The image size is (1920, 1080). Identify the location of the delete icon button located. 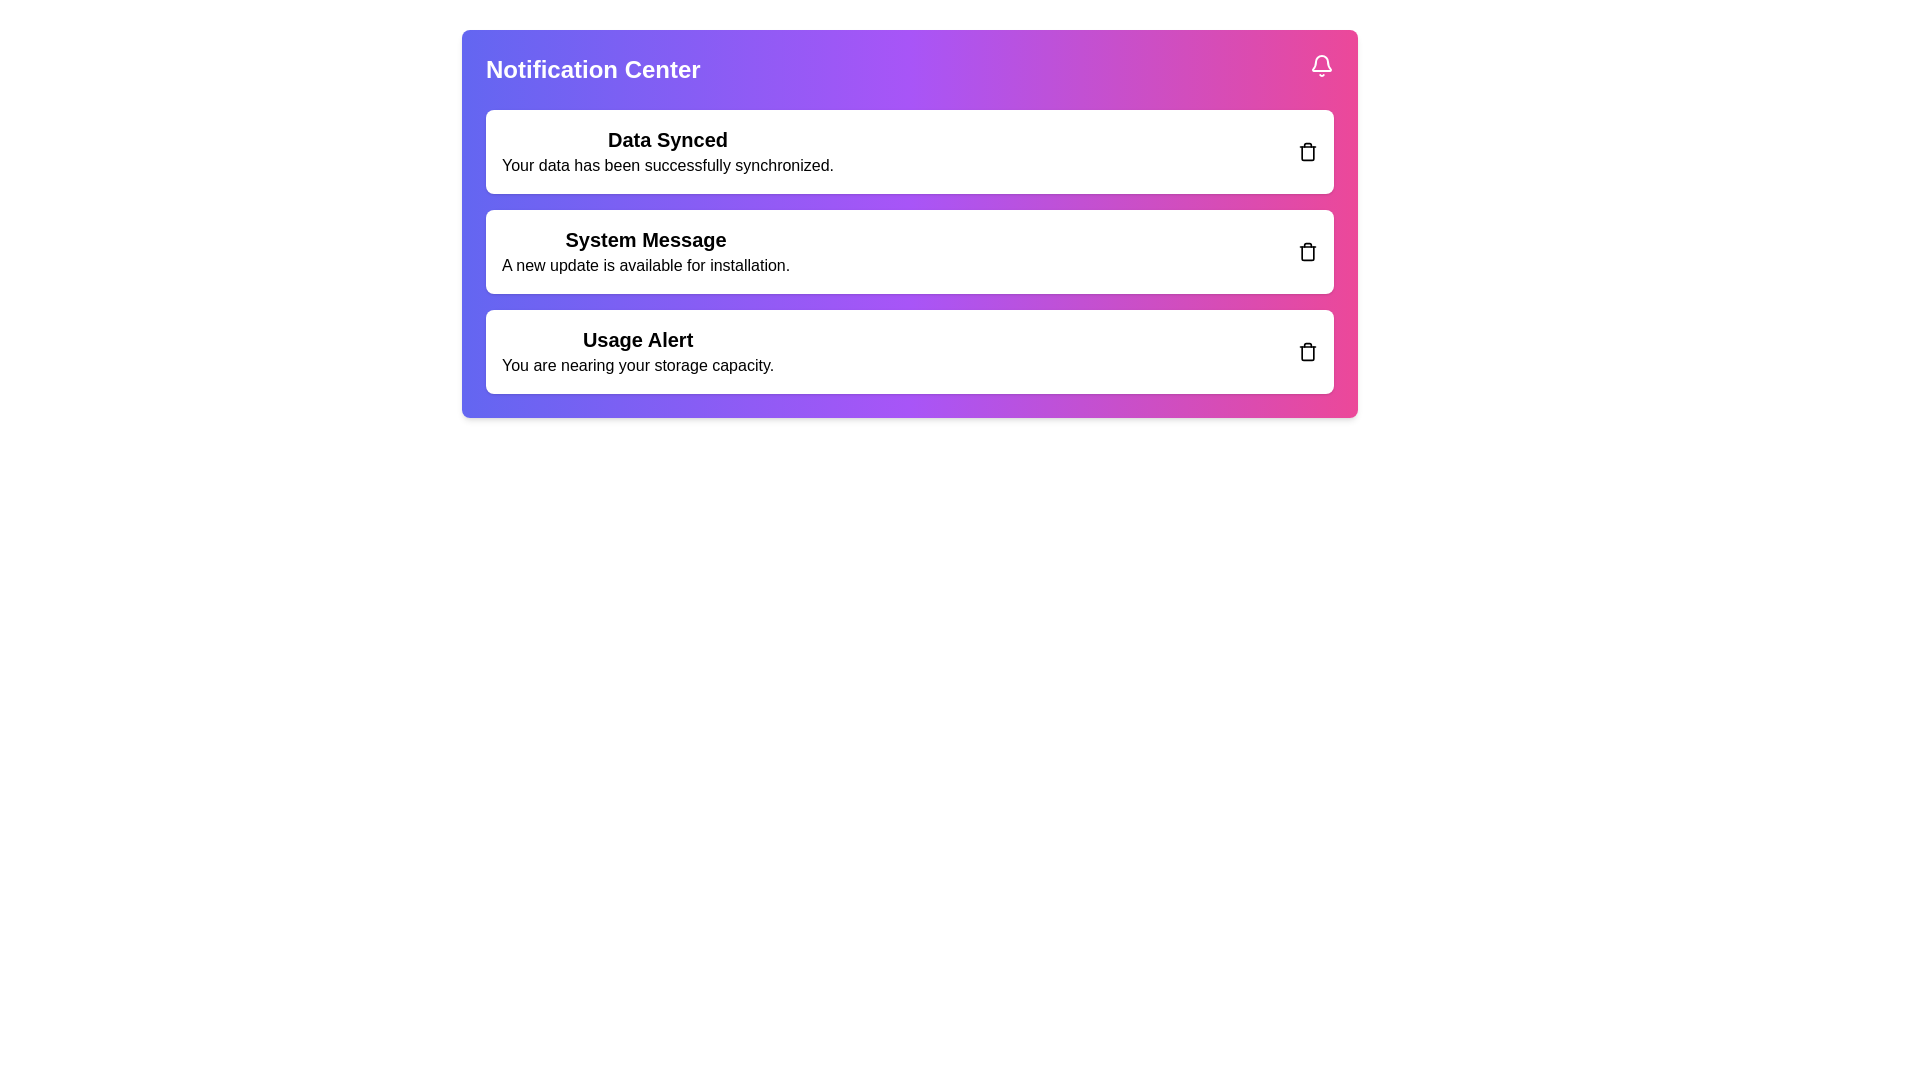
(1308, 250).